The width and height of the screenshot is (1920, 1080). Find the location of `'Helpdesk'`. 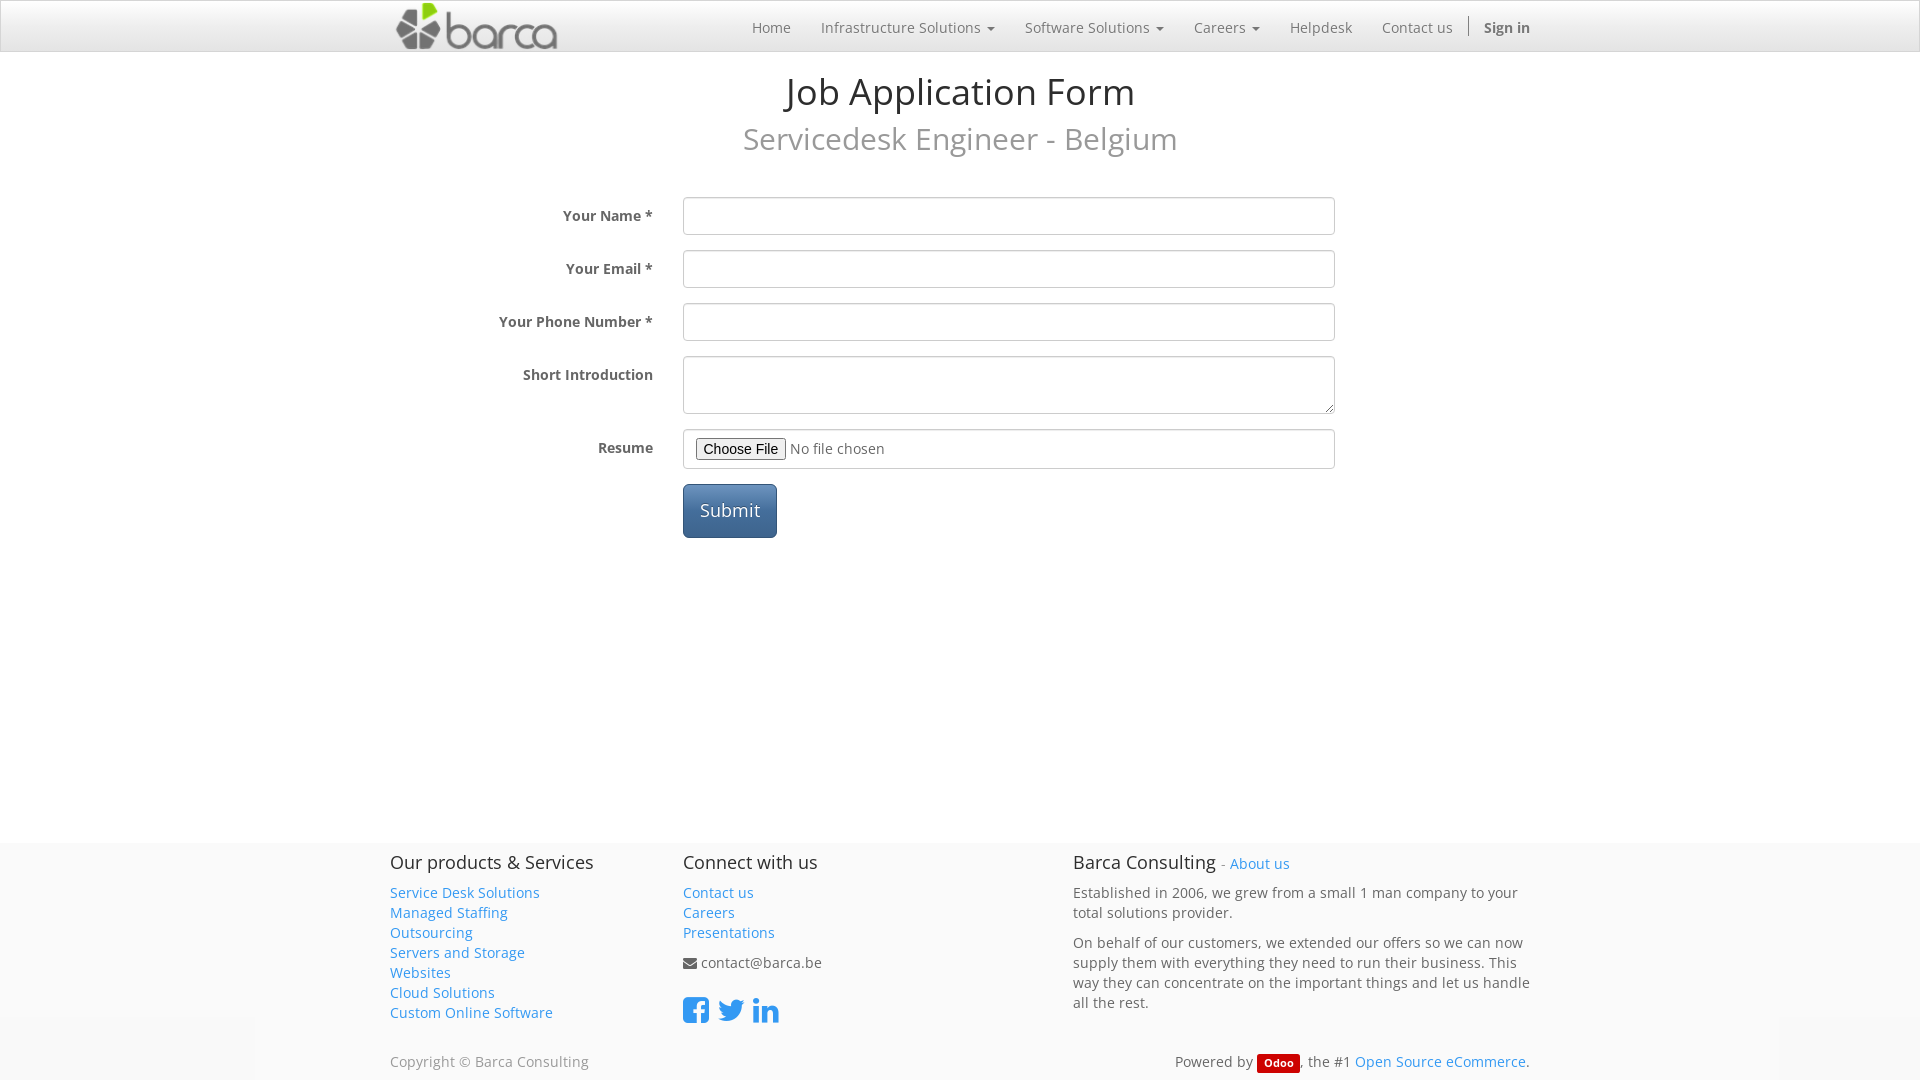

'Helpdesk' is located at coordinates (1274, 26).